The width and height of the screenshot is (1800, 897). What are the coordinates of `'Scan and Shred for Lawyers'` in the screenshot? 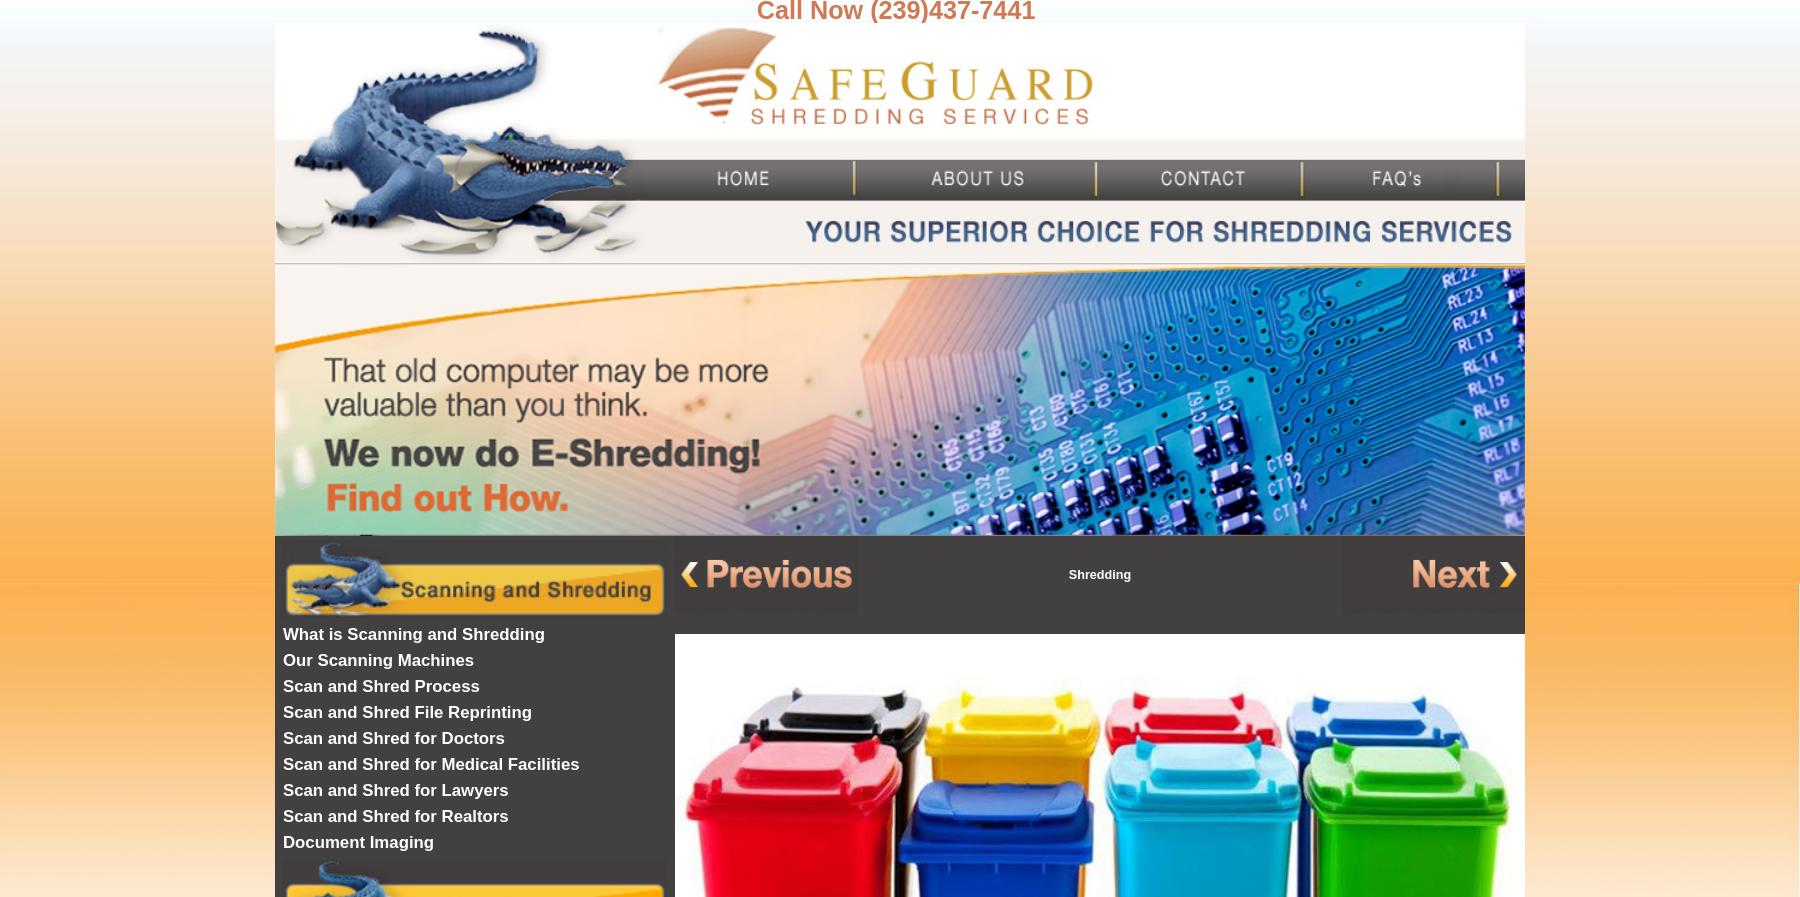 It's located at (281, 790).